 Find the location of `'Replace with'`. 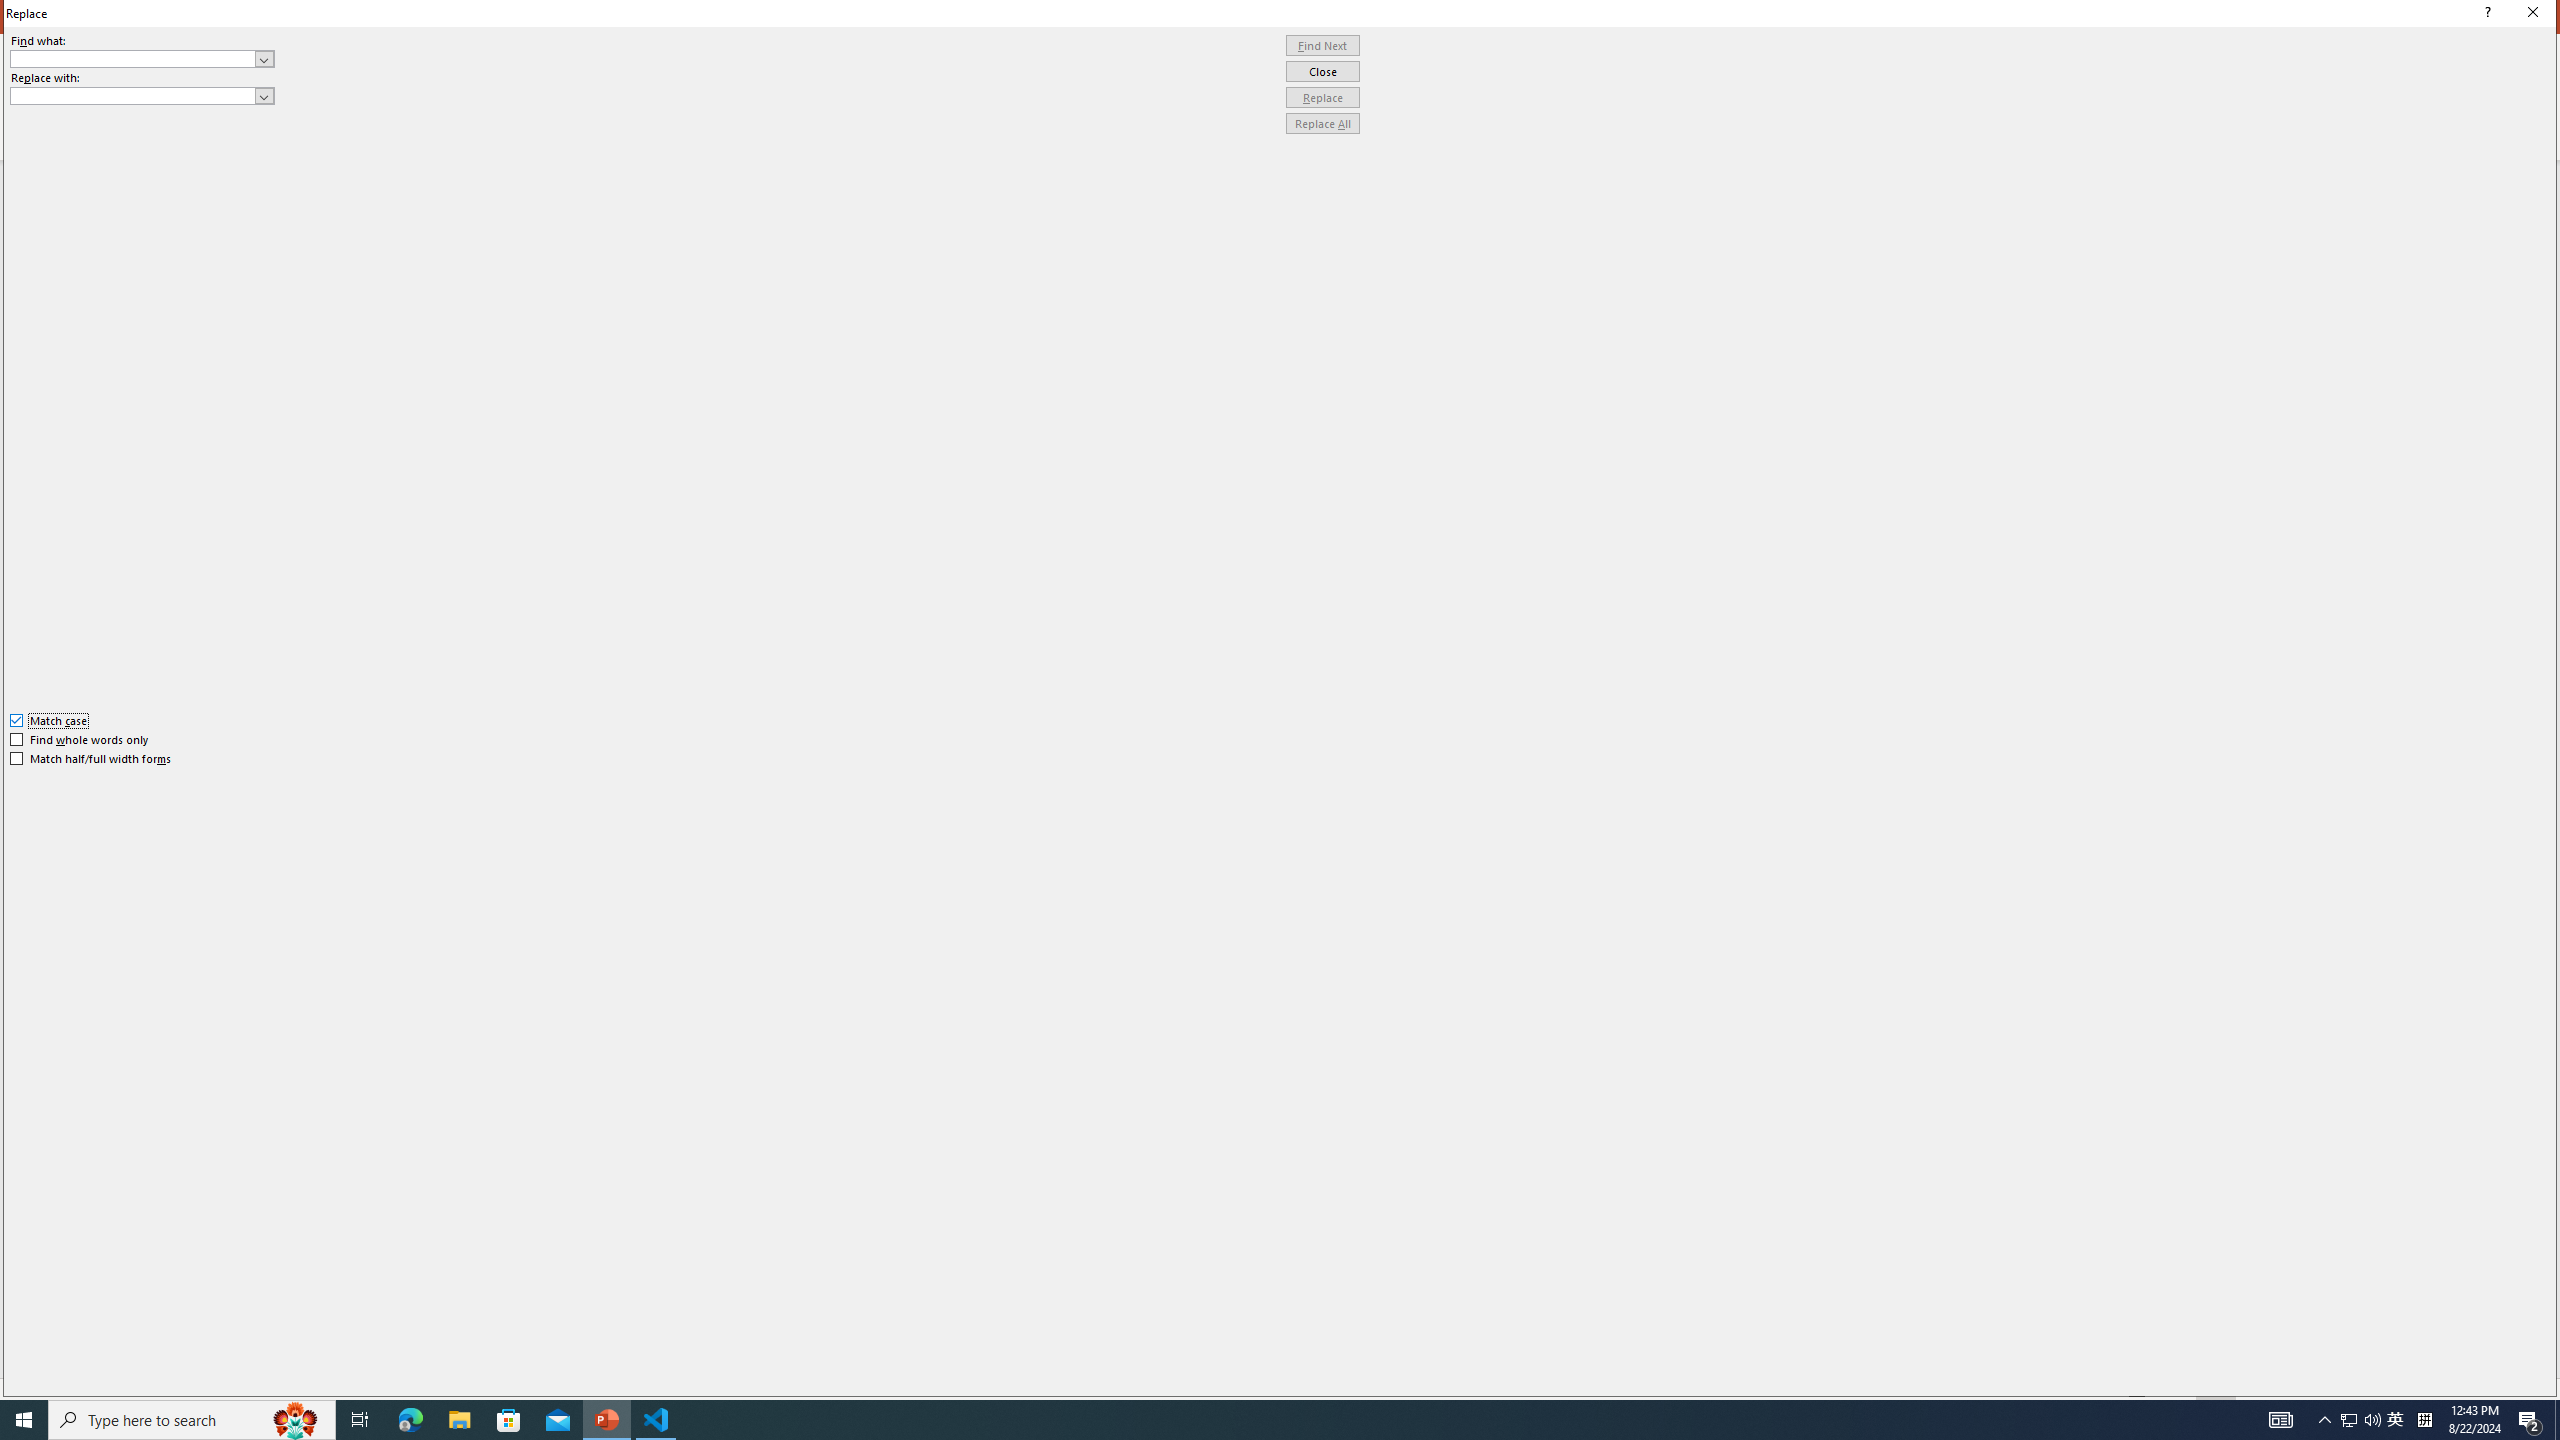

'Replace with' is located at coordinates (142, 95).